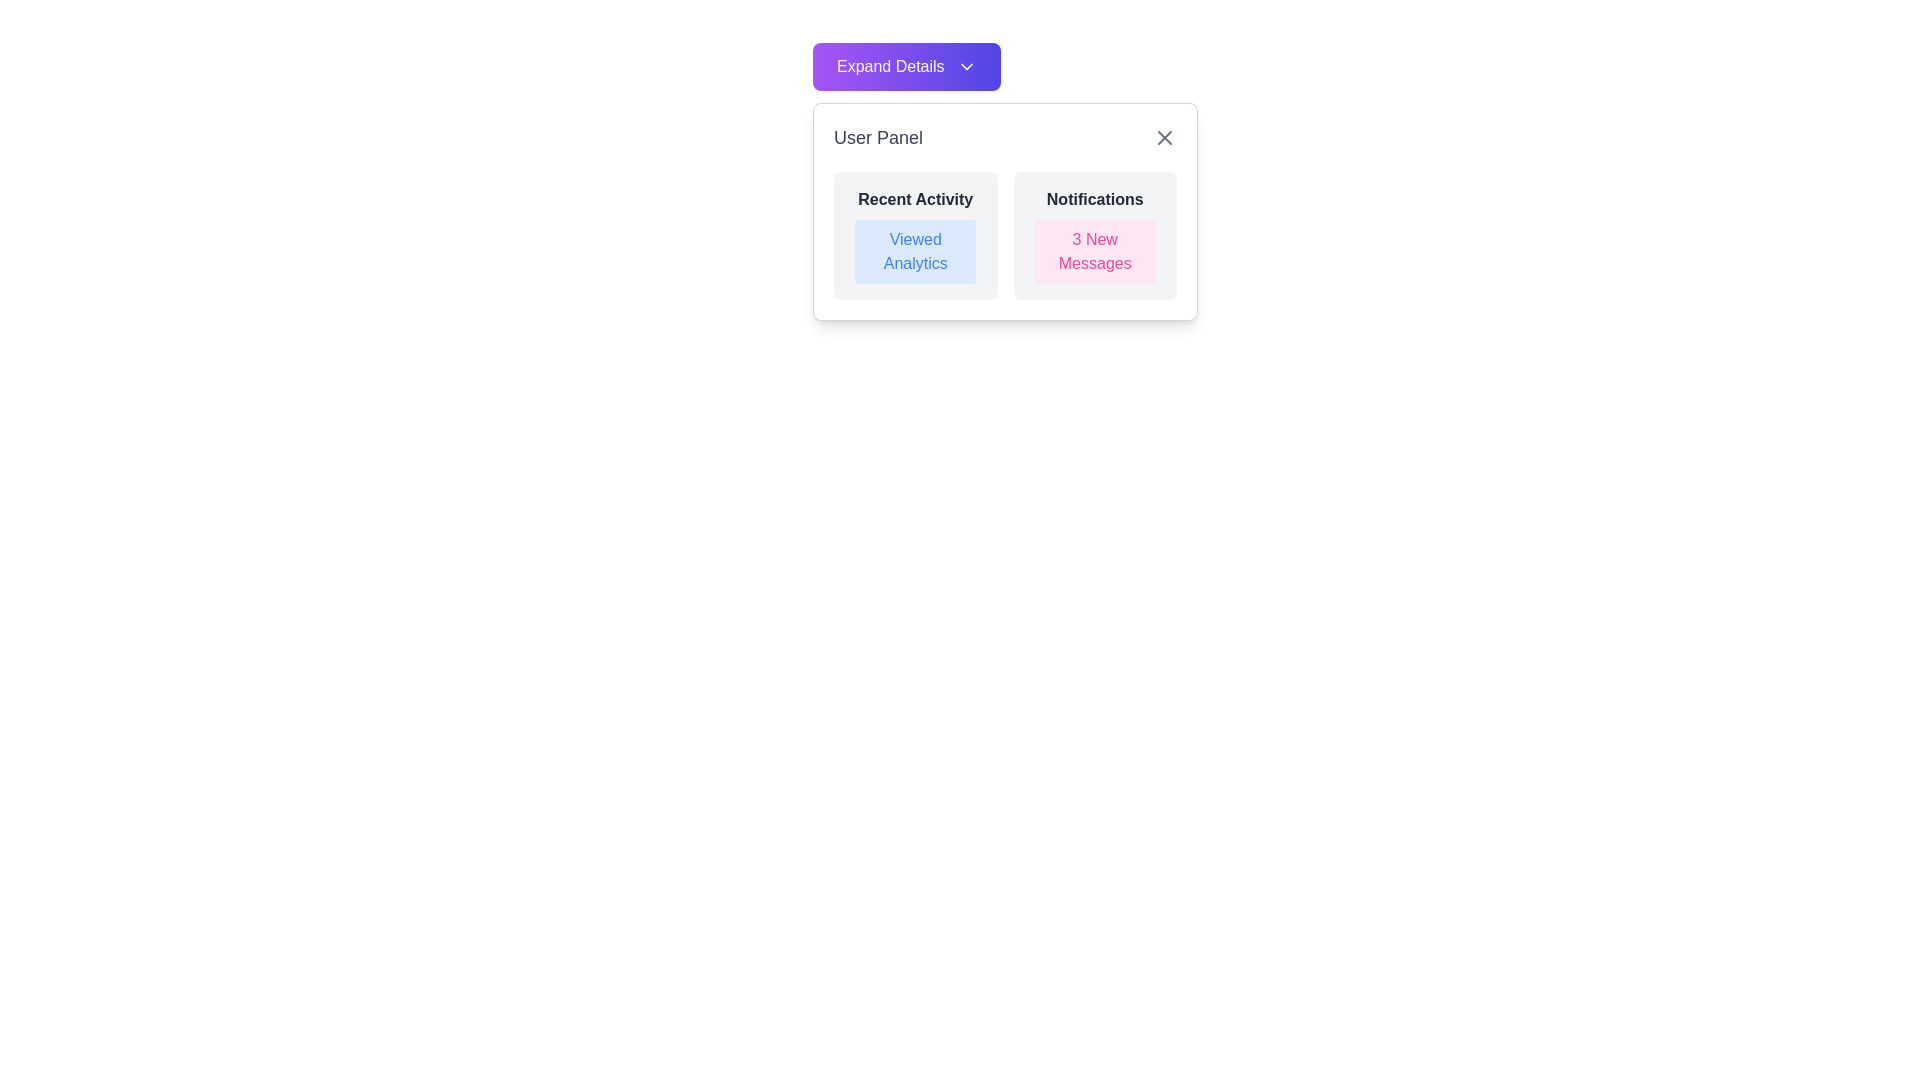 The height and width of the screenshot is (1080, 1920). I want to click on the close button icon located on the far right of the 'User Panel' header to observe a visual change, so click(1165, 137).